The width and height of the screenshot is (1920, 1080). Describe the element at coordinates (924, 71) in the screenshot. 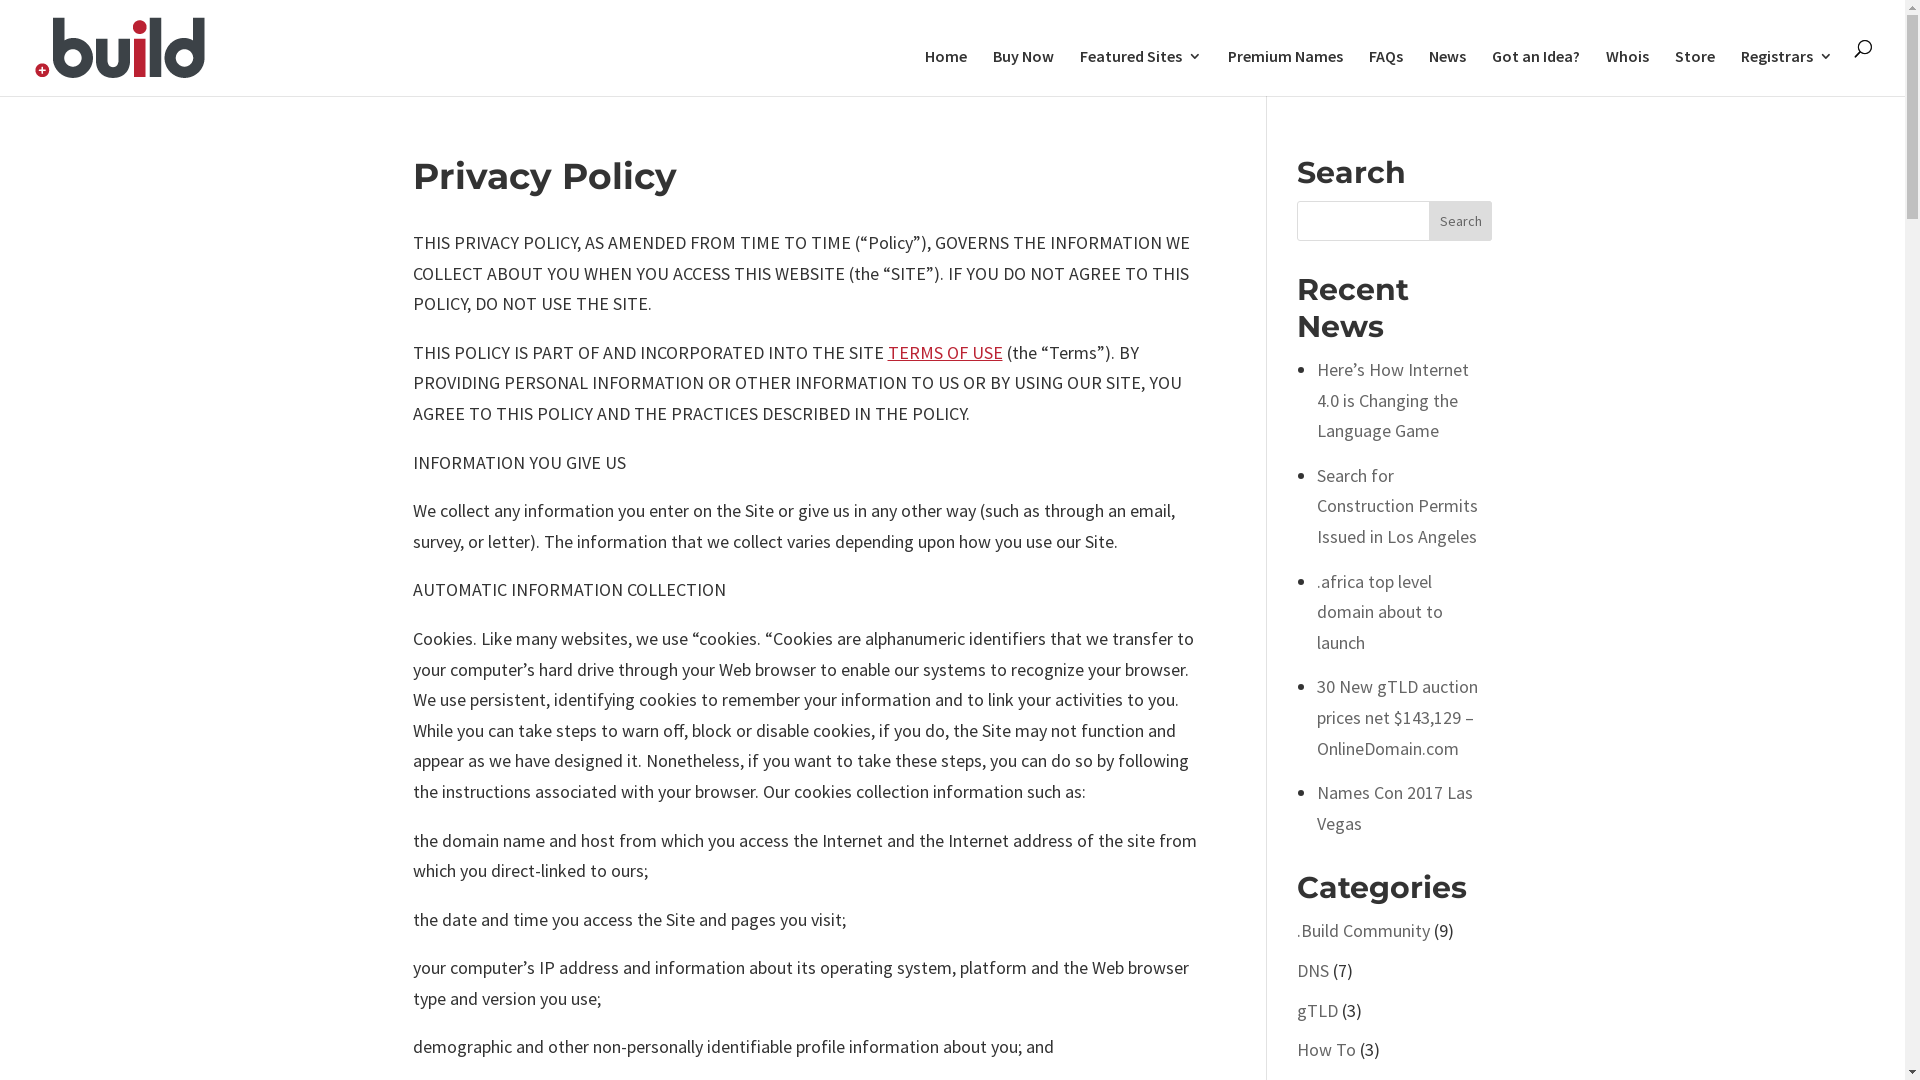

I see `'Home'` at that location.